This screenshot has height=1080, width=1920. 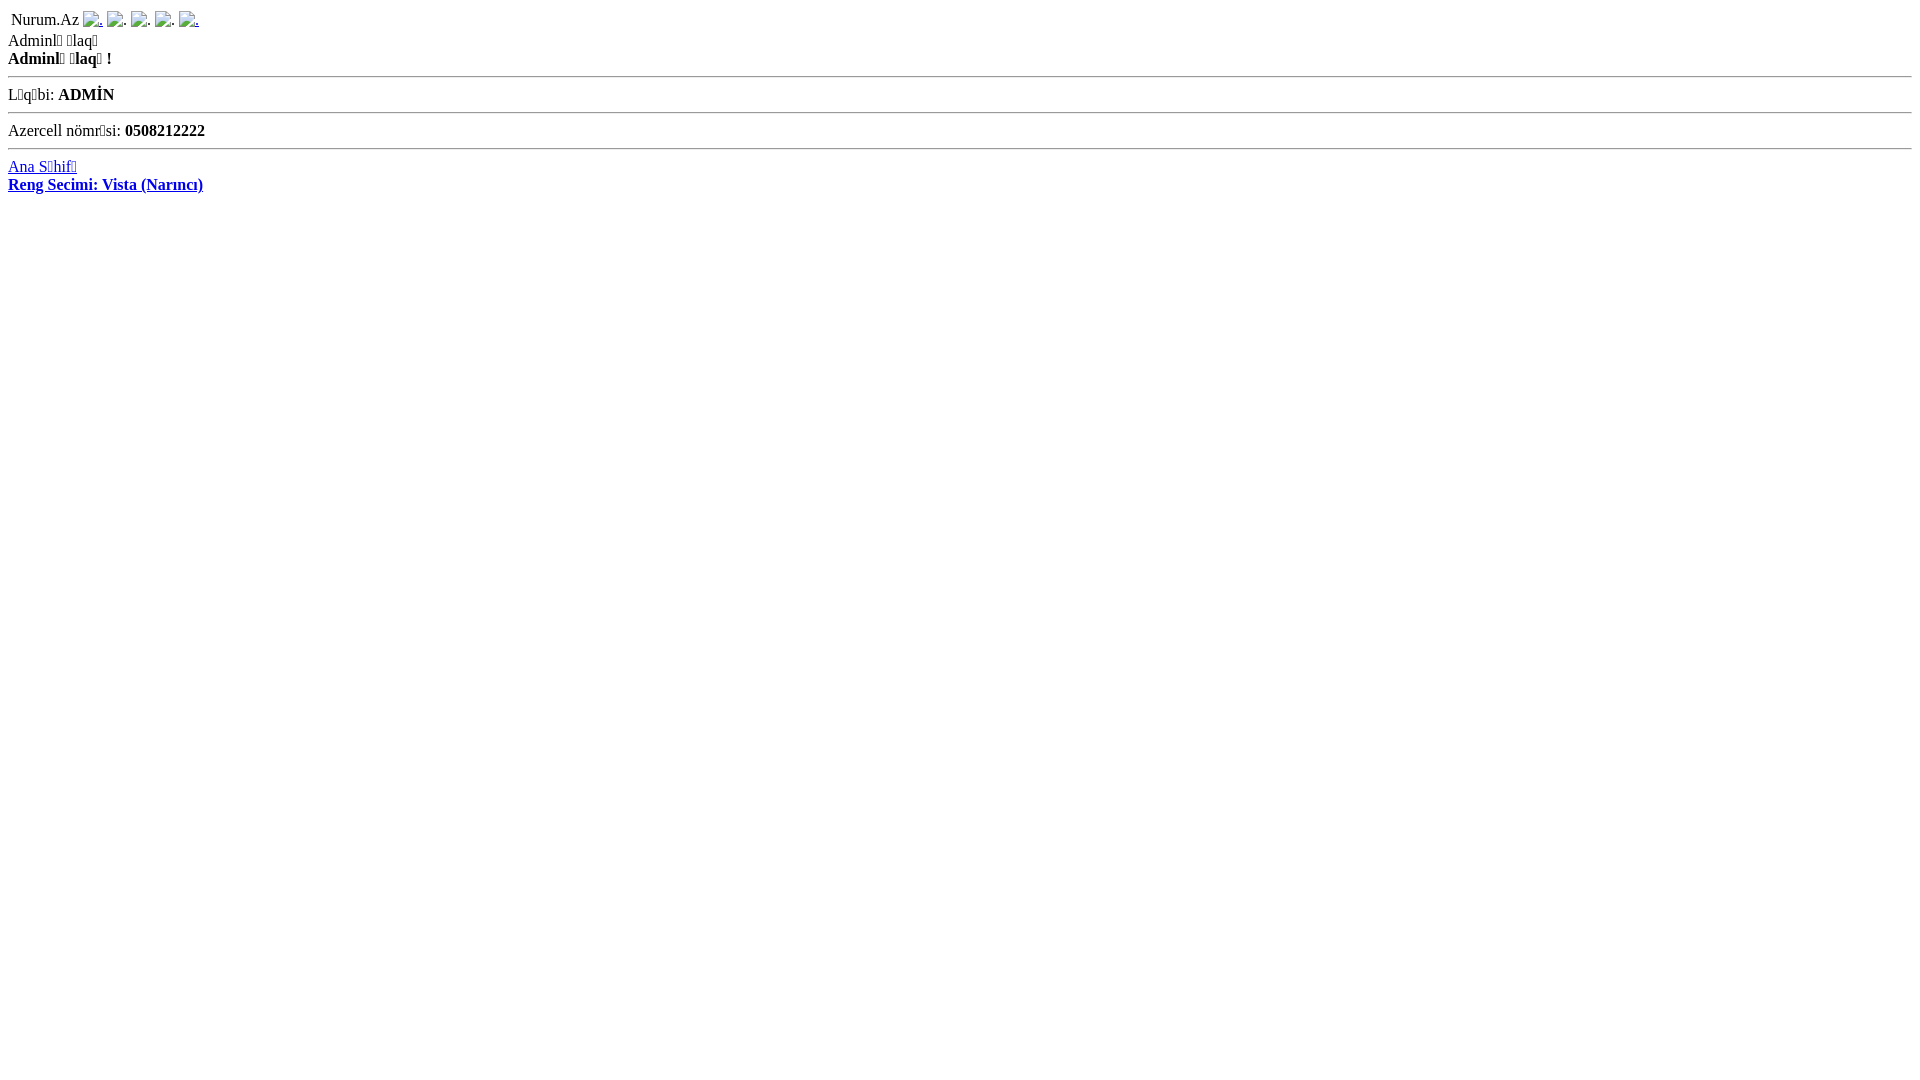 What do you see at coordinates (115, 19) in the screenshot?
I see `'Mesajlar'` at bounding box center [115, 19].